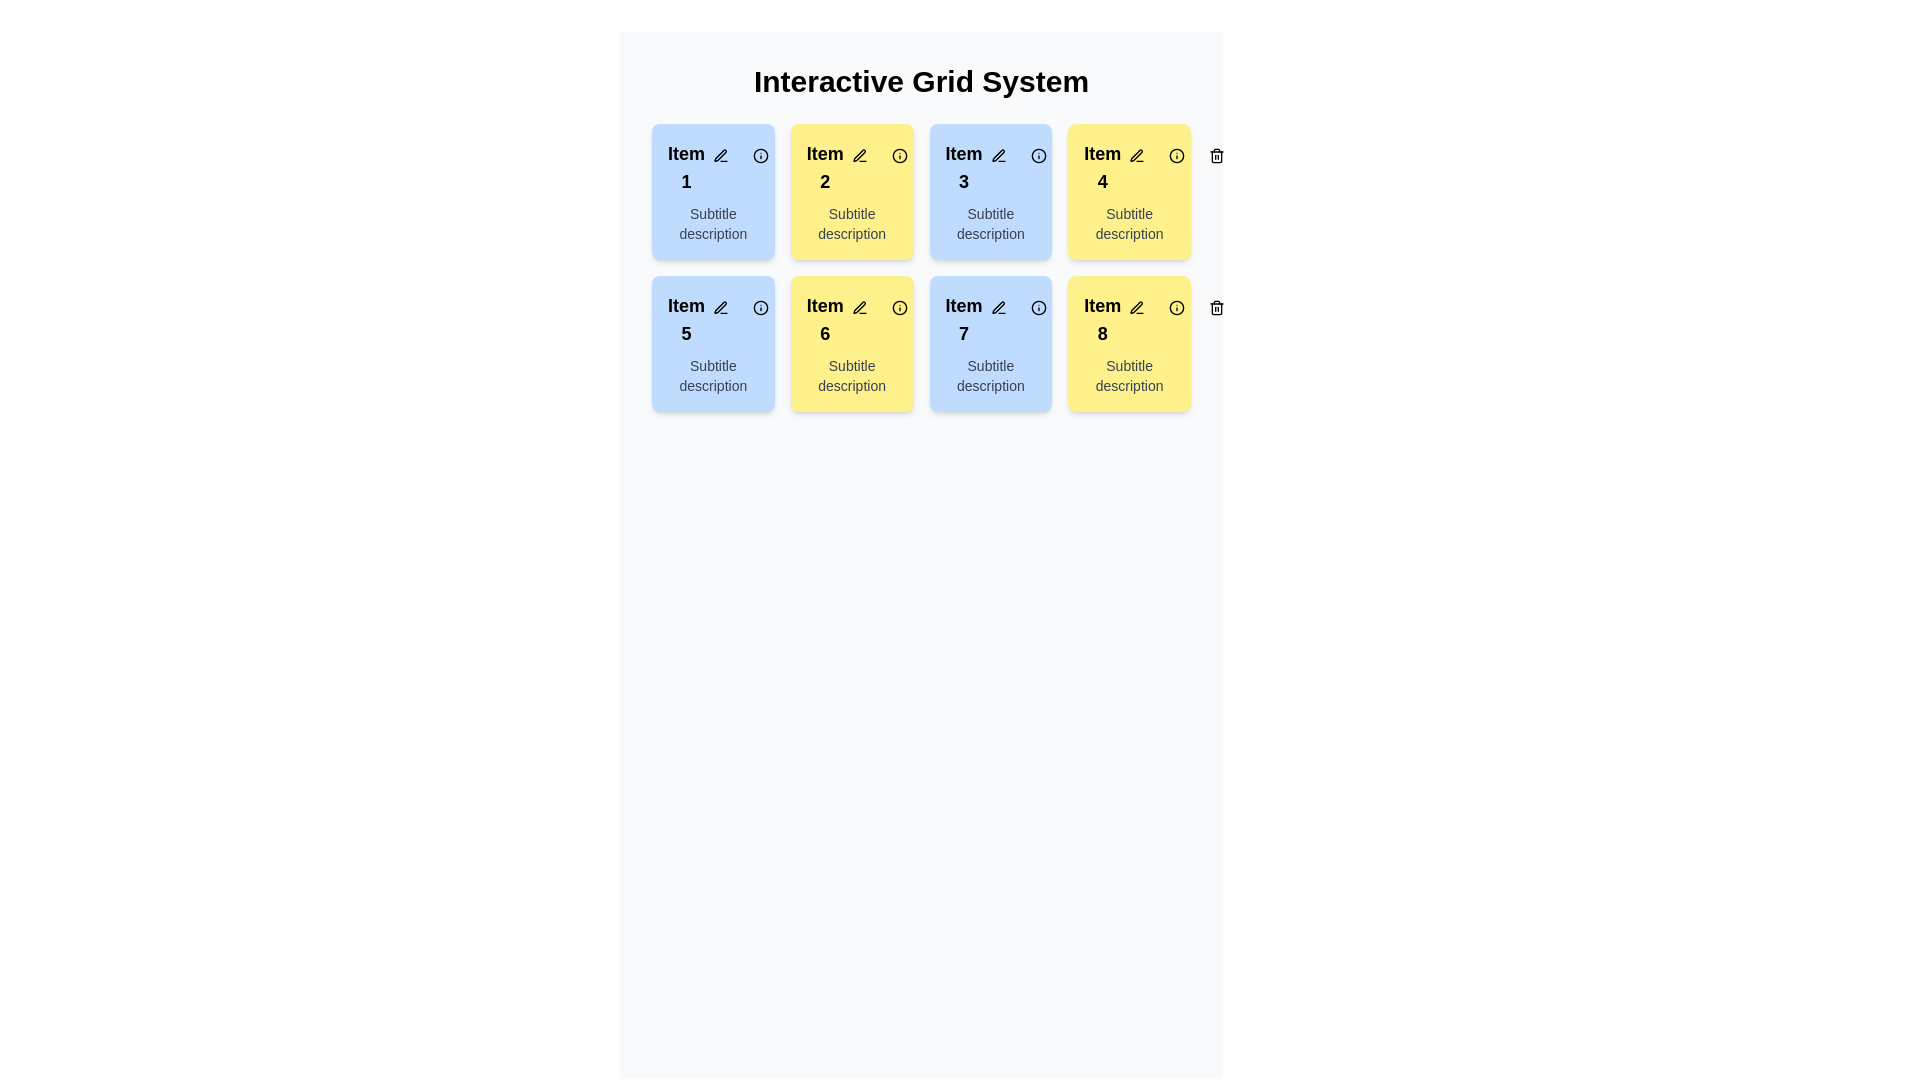  What do you see at coordinates (1177, 154) in the screenshot?
I see `the graphical icon component located in the top-right corner of the yellow card labeled 'Item 4'` at bounding box center [1177, 154].